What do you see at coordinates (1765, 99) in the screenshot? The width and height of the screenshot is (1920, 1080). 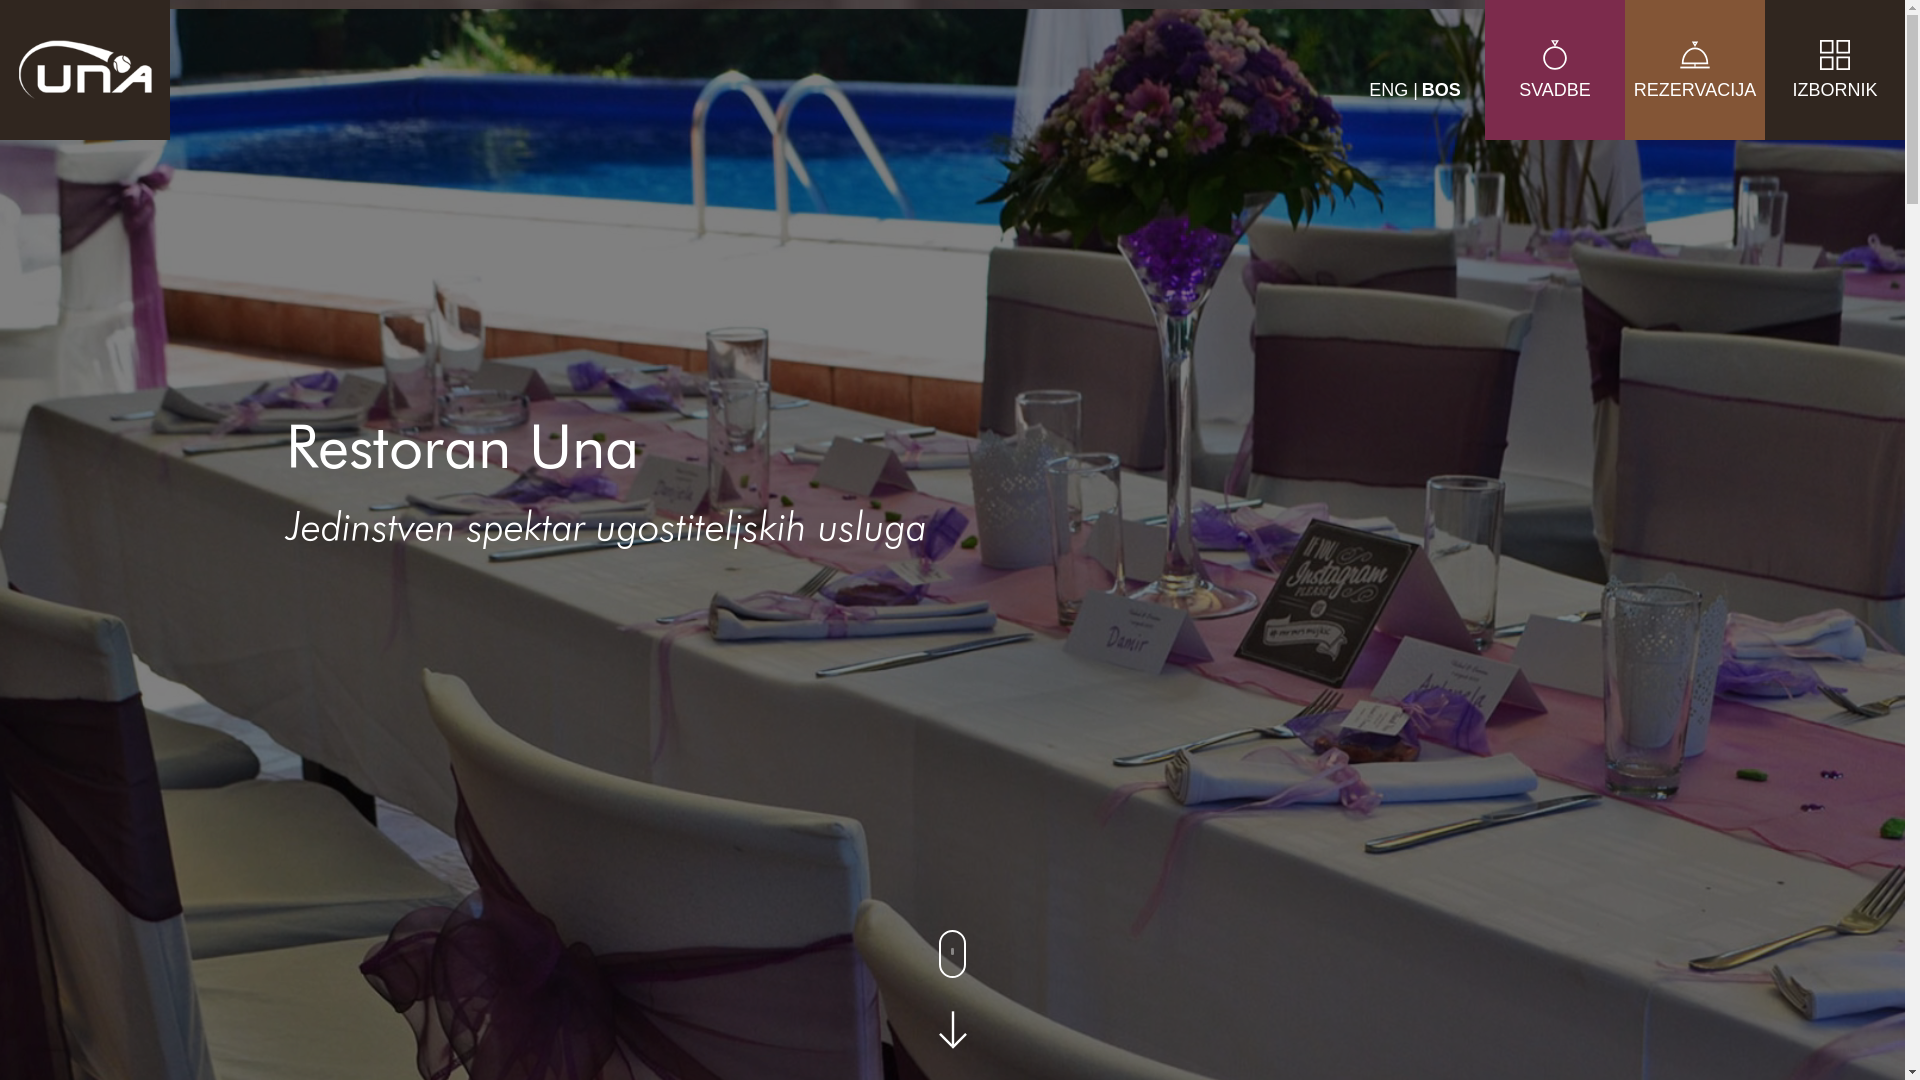 I see `'IZBORNIK'` at bounding box center [1765, 99].